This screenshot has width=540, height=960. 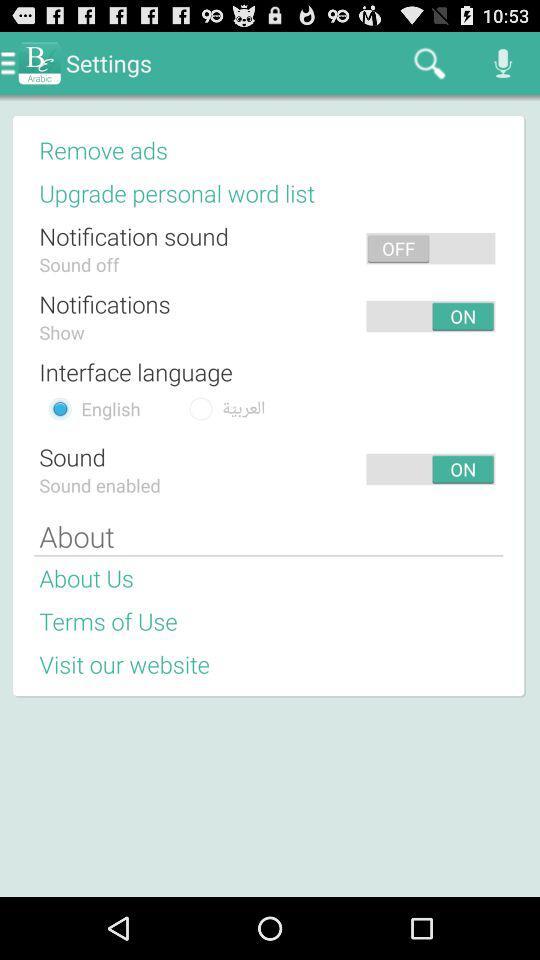 I want to click on the item above visit our website item, so click(x=108, y=620).